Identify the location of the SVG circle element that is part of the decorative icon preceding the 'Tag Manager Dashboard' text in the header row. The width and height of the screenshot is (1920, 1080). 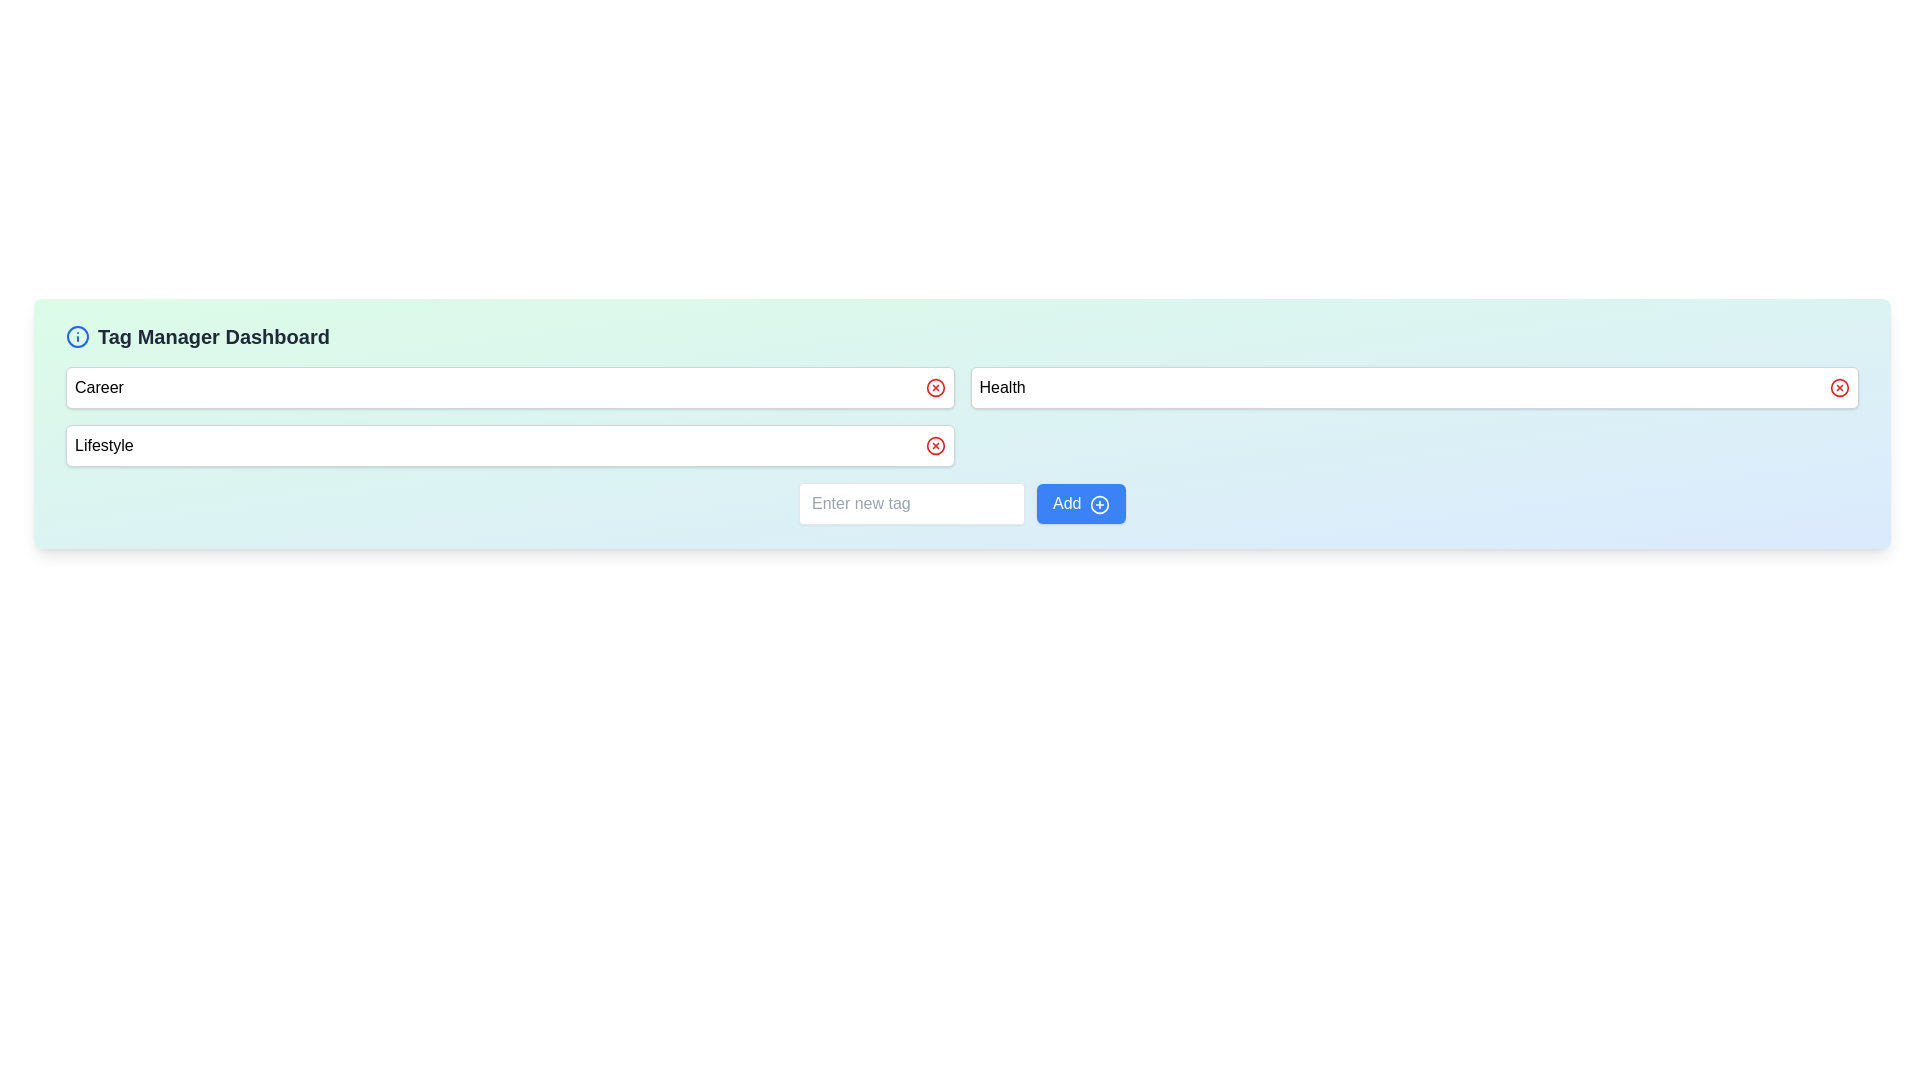
(77, 335).